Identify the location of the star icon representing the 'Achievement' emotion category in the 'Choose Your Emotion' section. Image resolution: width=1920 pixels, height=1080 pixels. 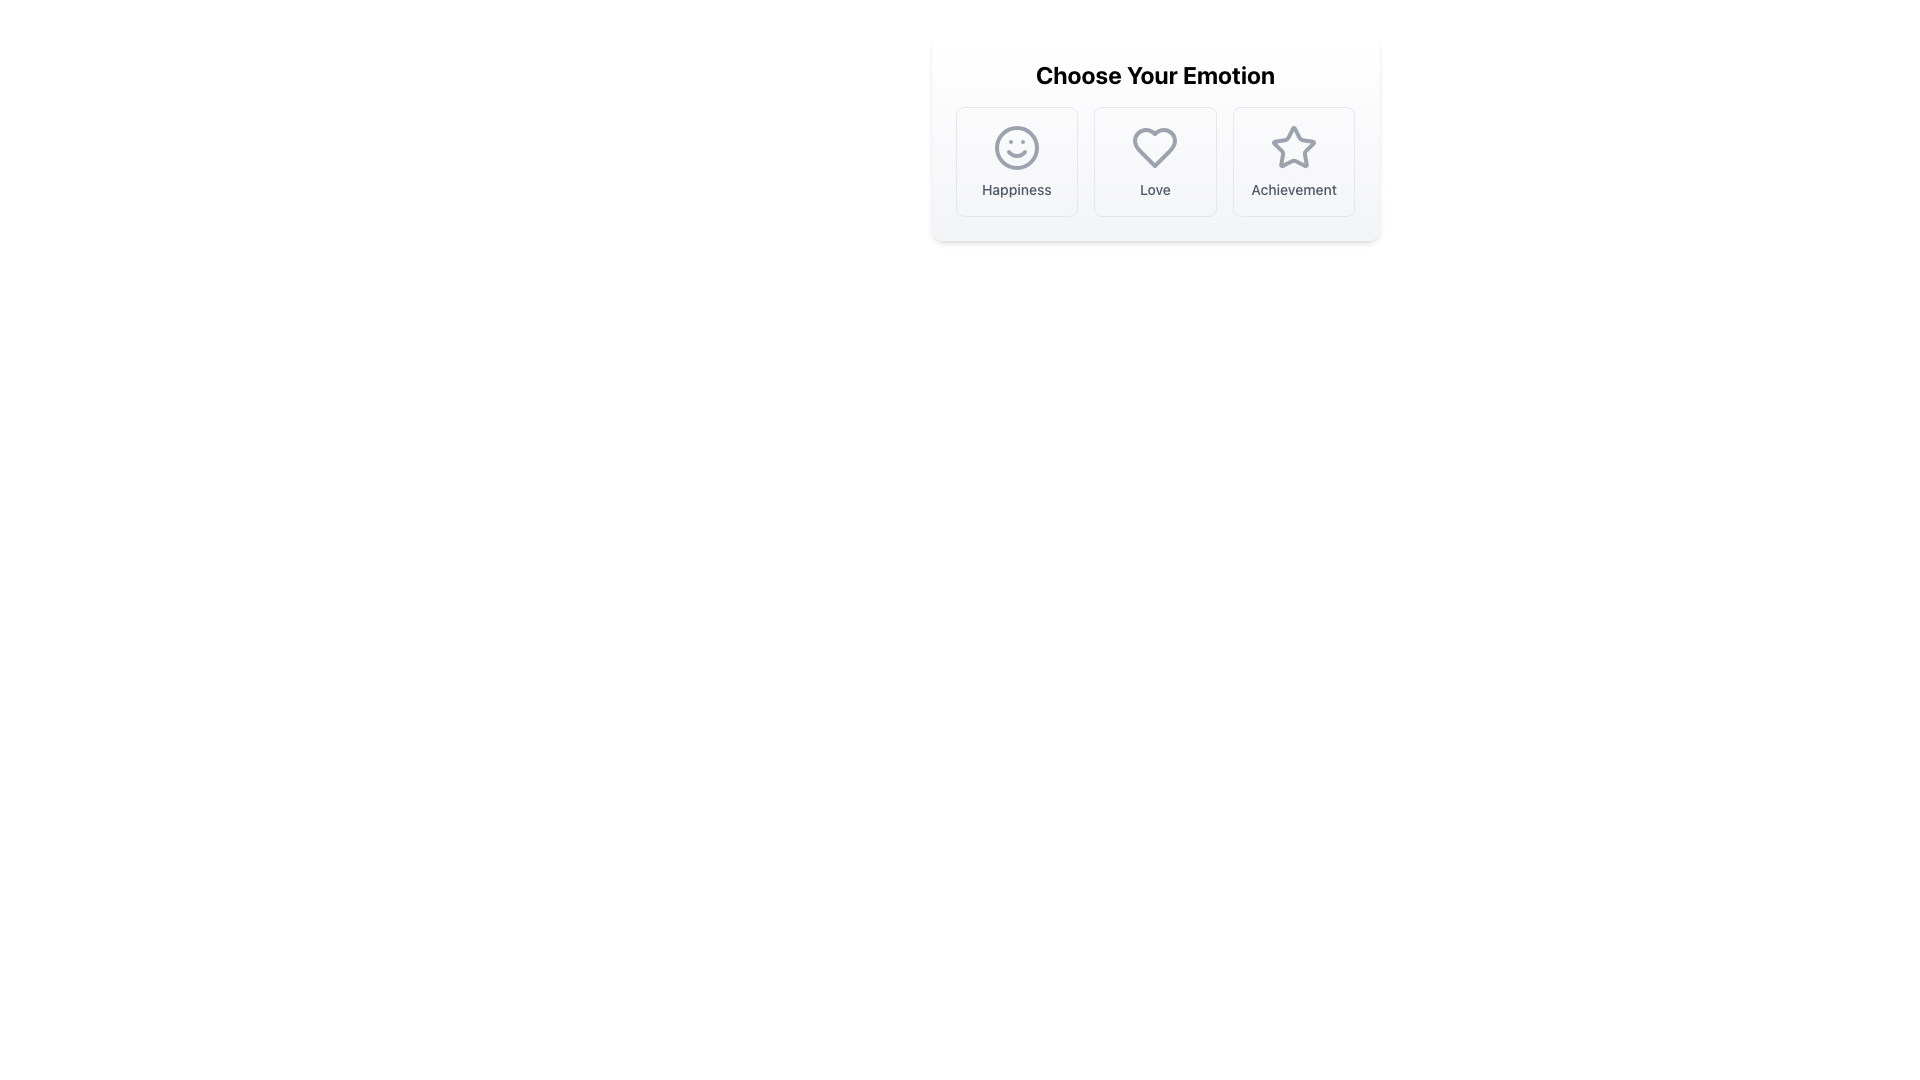
(1294, 146).